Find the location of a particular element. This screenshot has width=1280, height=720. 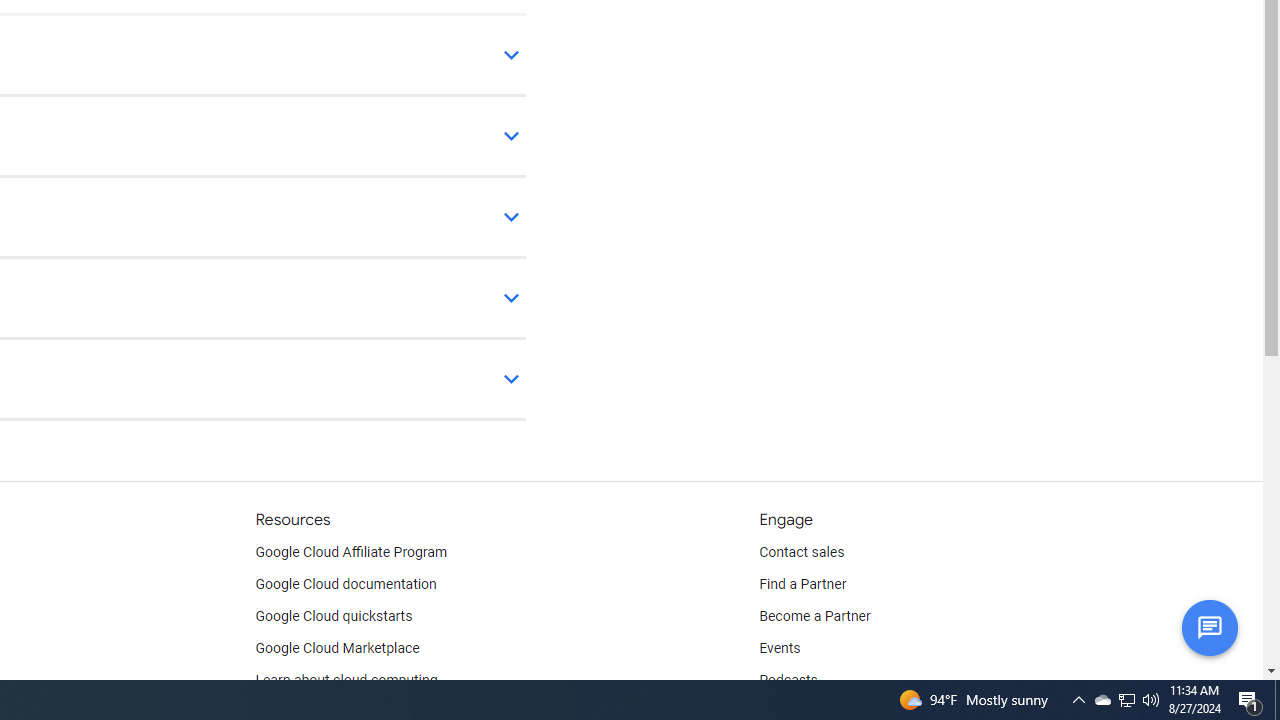

'Find a Partner' is located at coordinates (803, 585).